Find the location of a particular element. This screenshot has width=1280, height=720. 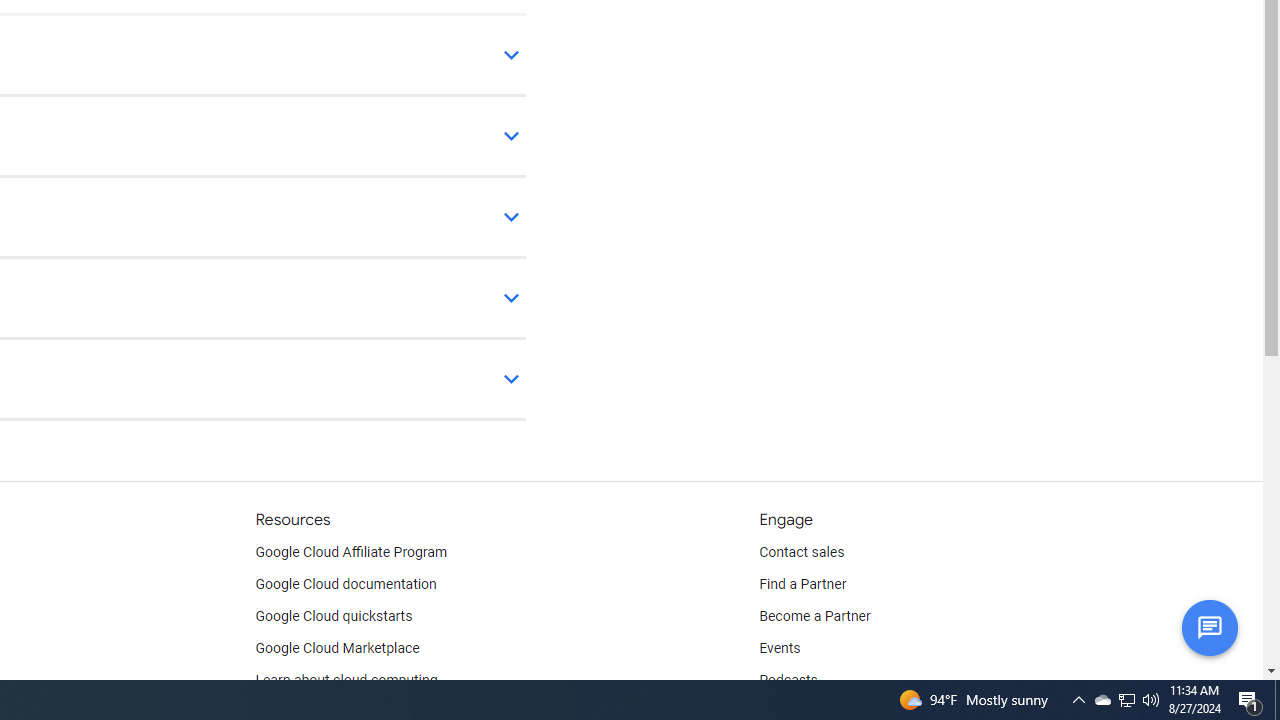

'Find a Partner' is located at coordinates (803, 585).